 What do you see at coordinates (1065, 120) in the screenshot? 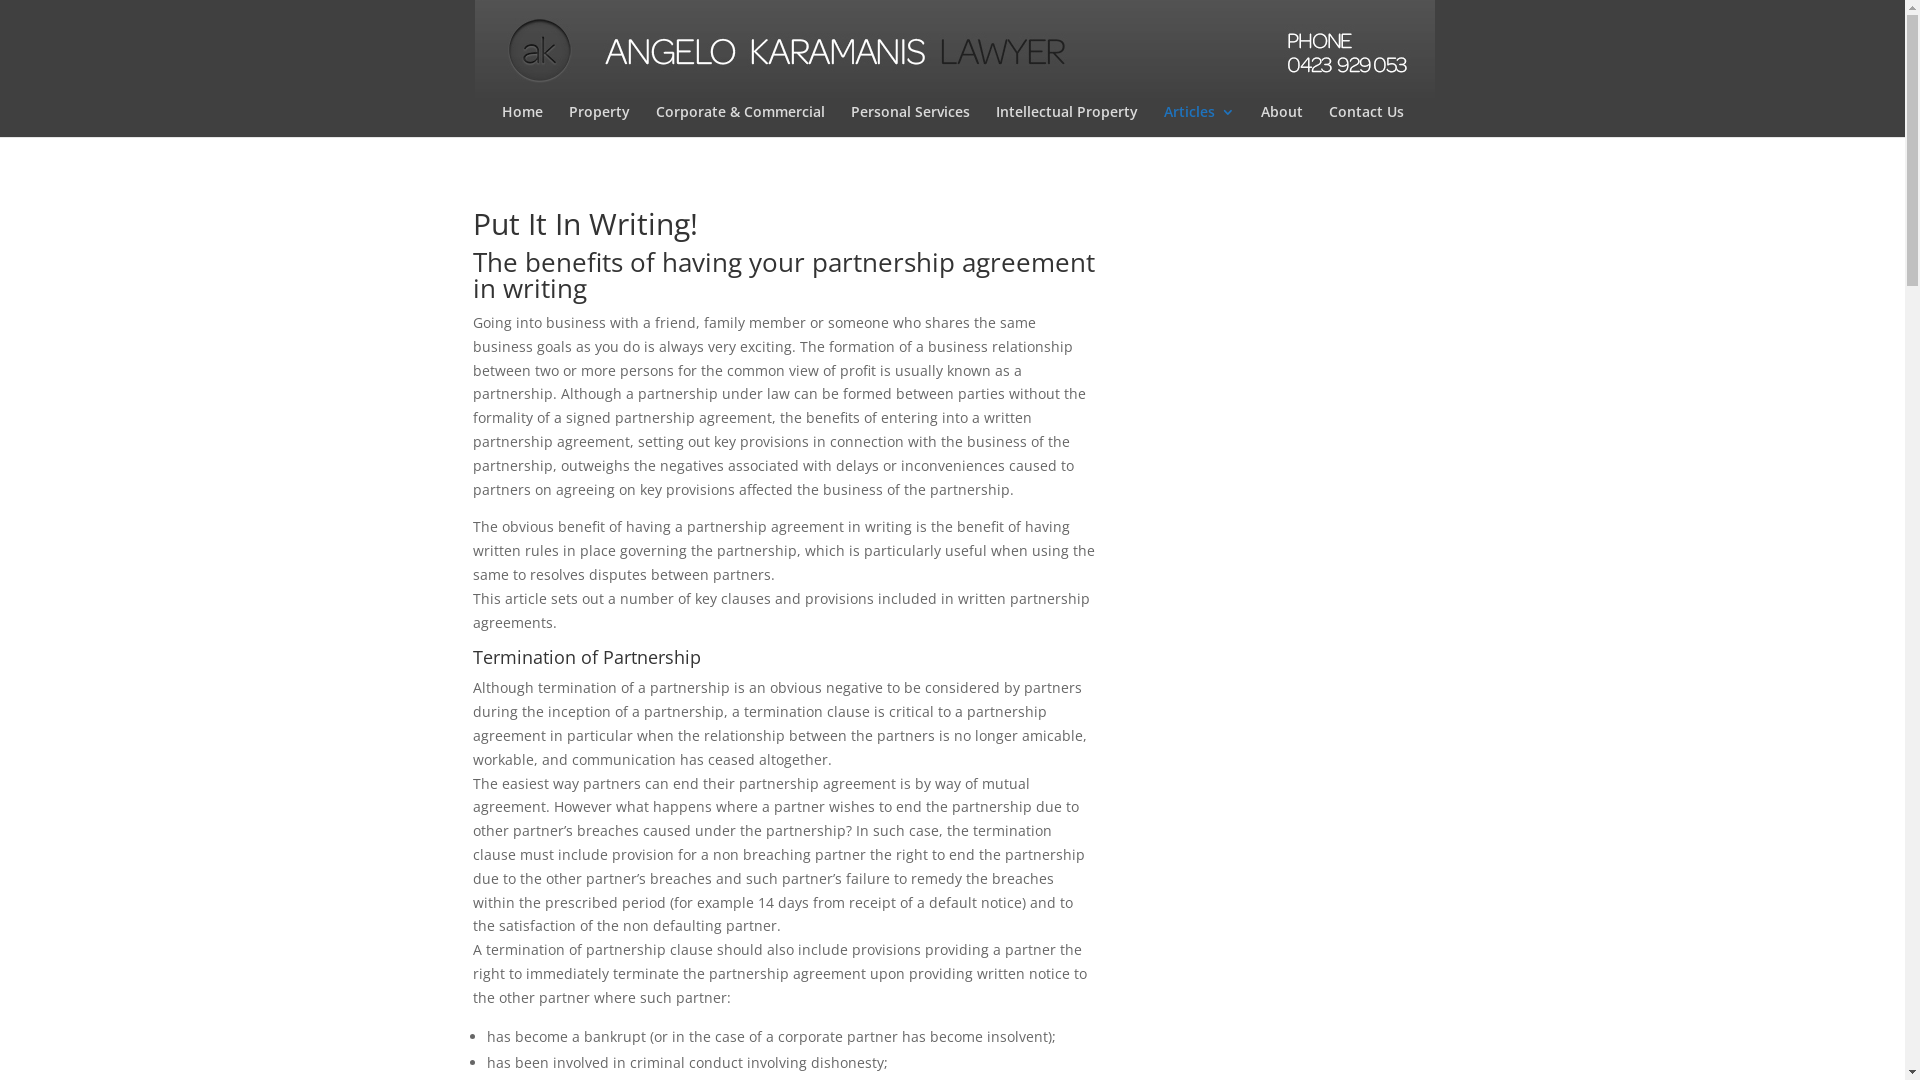
I see `'Intellectual Property'` at bounding box center [1065, 120].